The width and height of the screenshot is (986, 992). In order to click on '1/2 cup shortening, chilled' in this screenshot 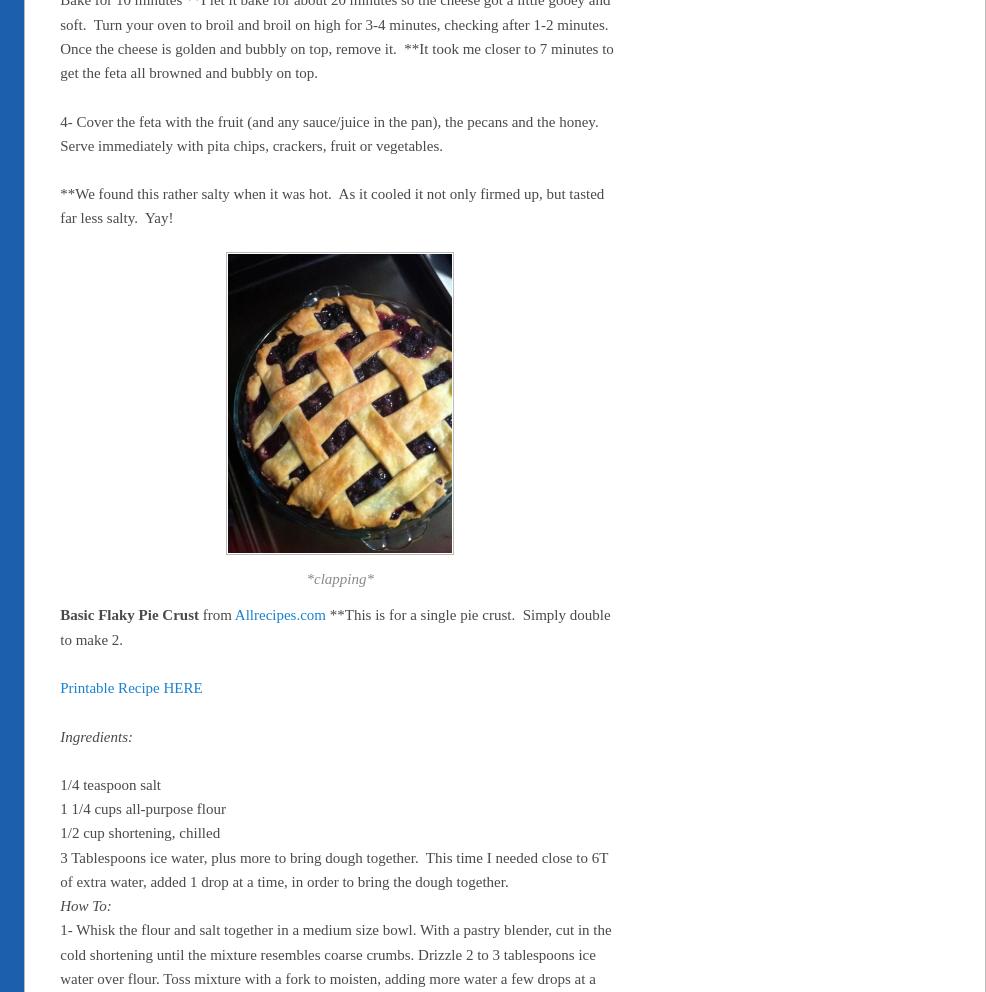, I will do `click(140, 831)`.